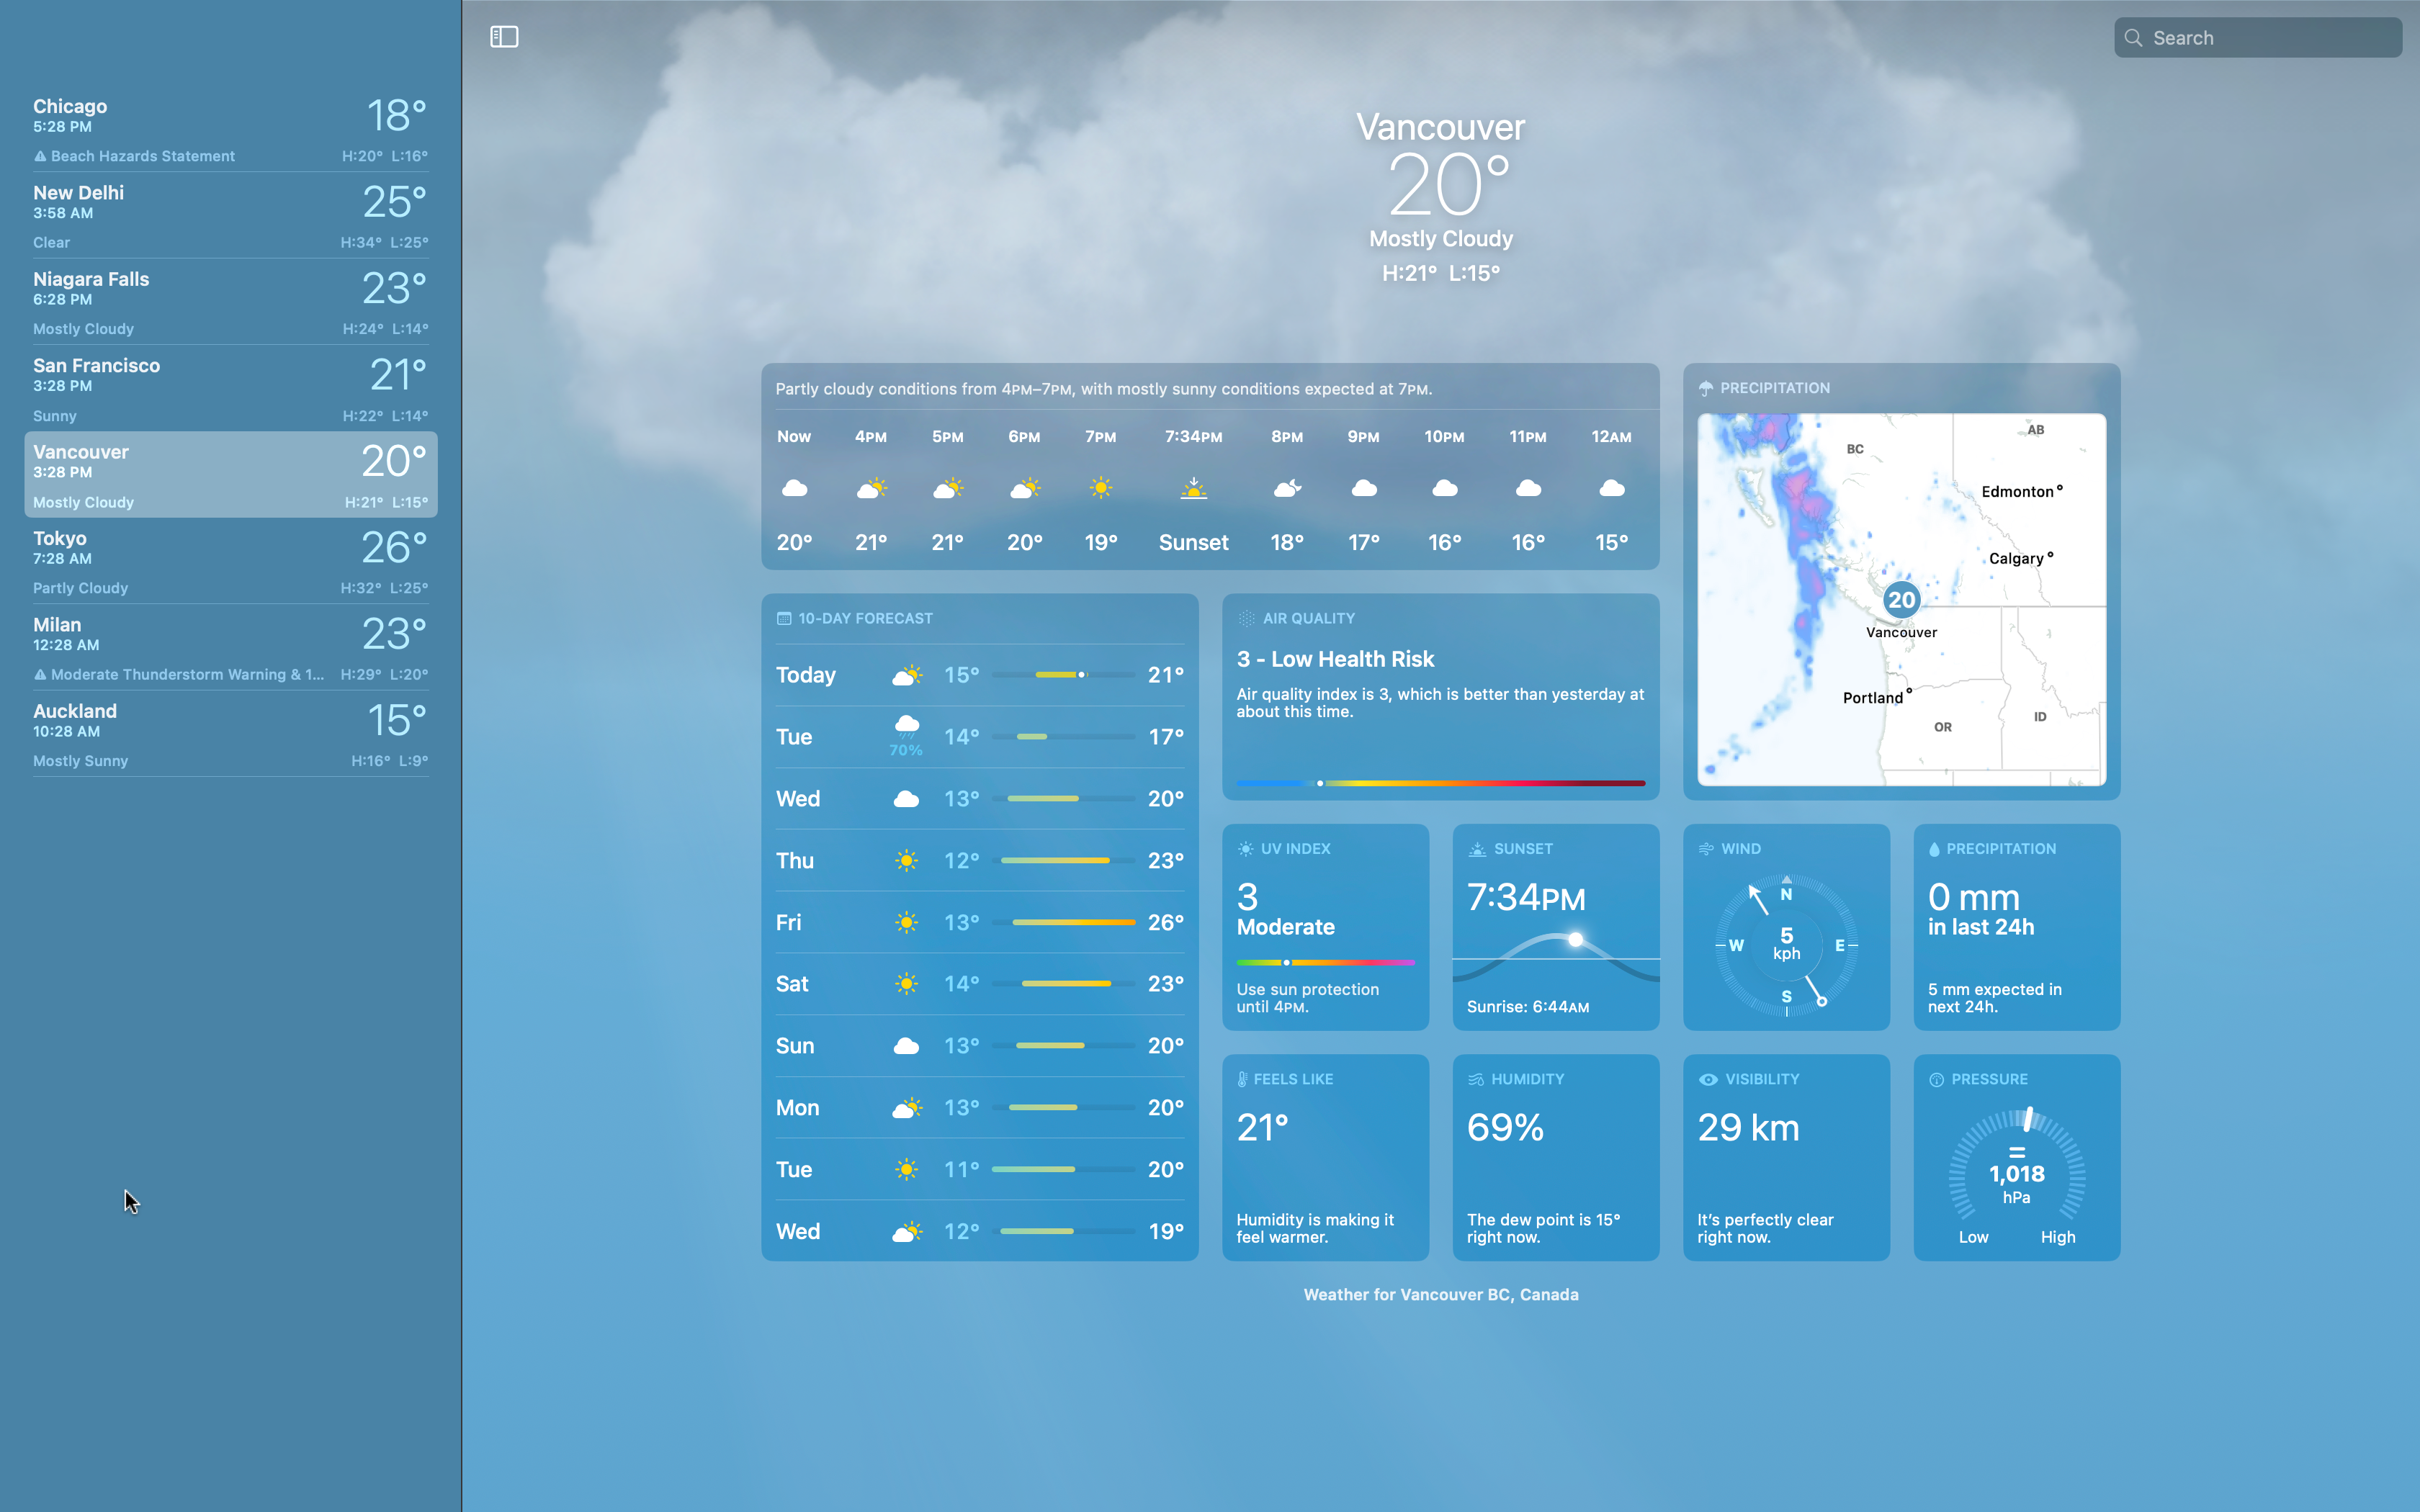 Image resolution: width=2420 pixels, height=1512 pixels. Describe the element at coordinates (1556, 926) in the screenshot. I see `View the sun position in Vancouver` at that location.